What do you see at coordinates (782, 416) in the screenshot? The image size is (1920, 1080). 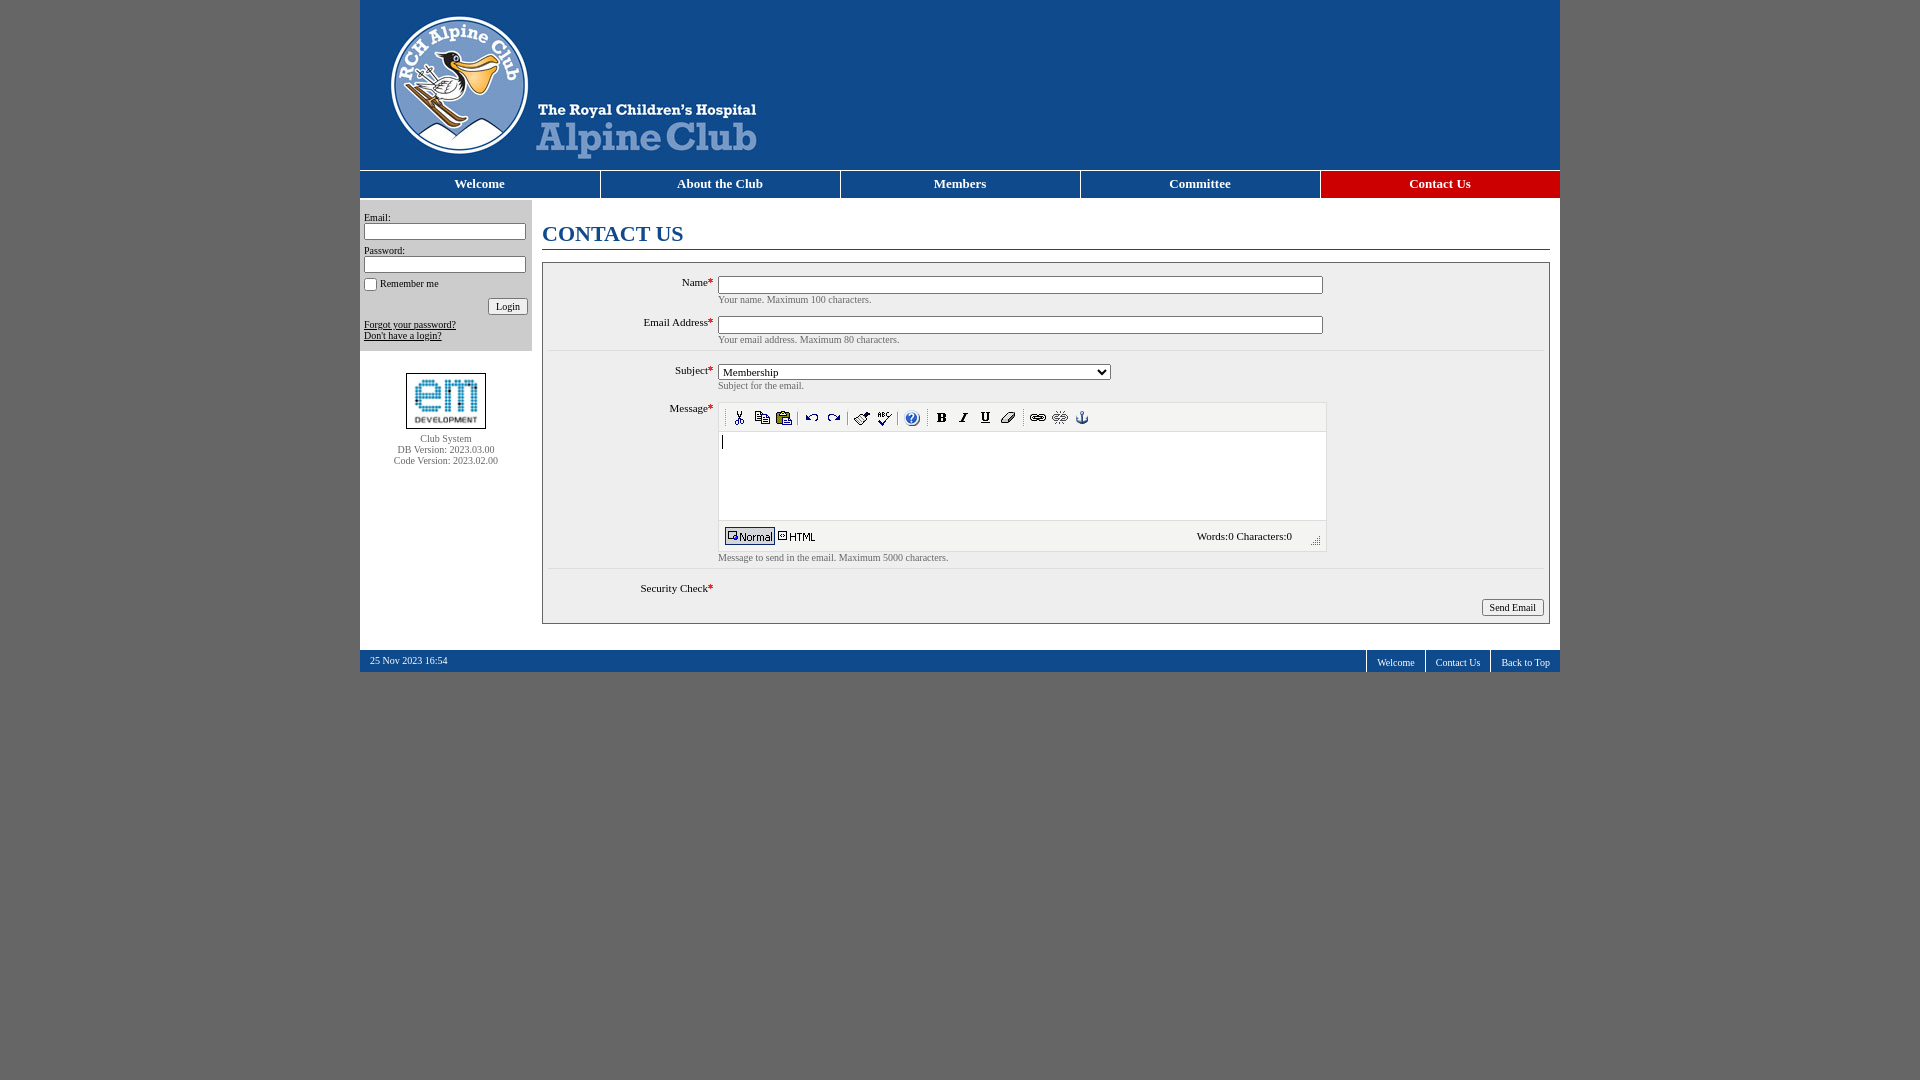 I see `'Paste'` at bounding box center [782, 416].